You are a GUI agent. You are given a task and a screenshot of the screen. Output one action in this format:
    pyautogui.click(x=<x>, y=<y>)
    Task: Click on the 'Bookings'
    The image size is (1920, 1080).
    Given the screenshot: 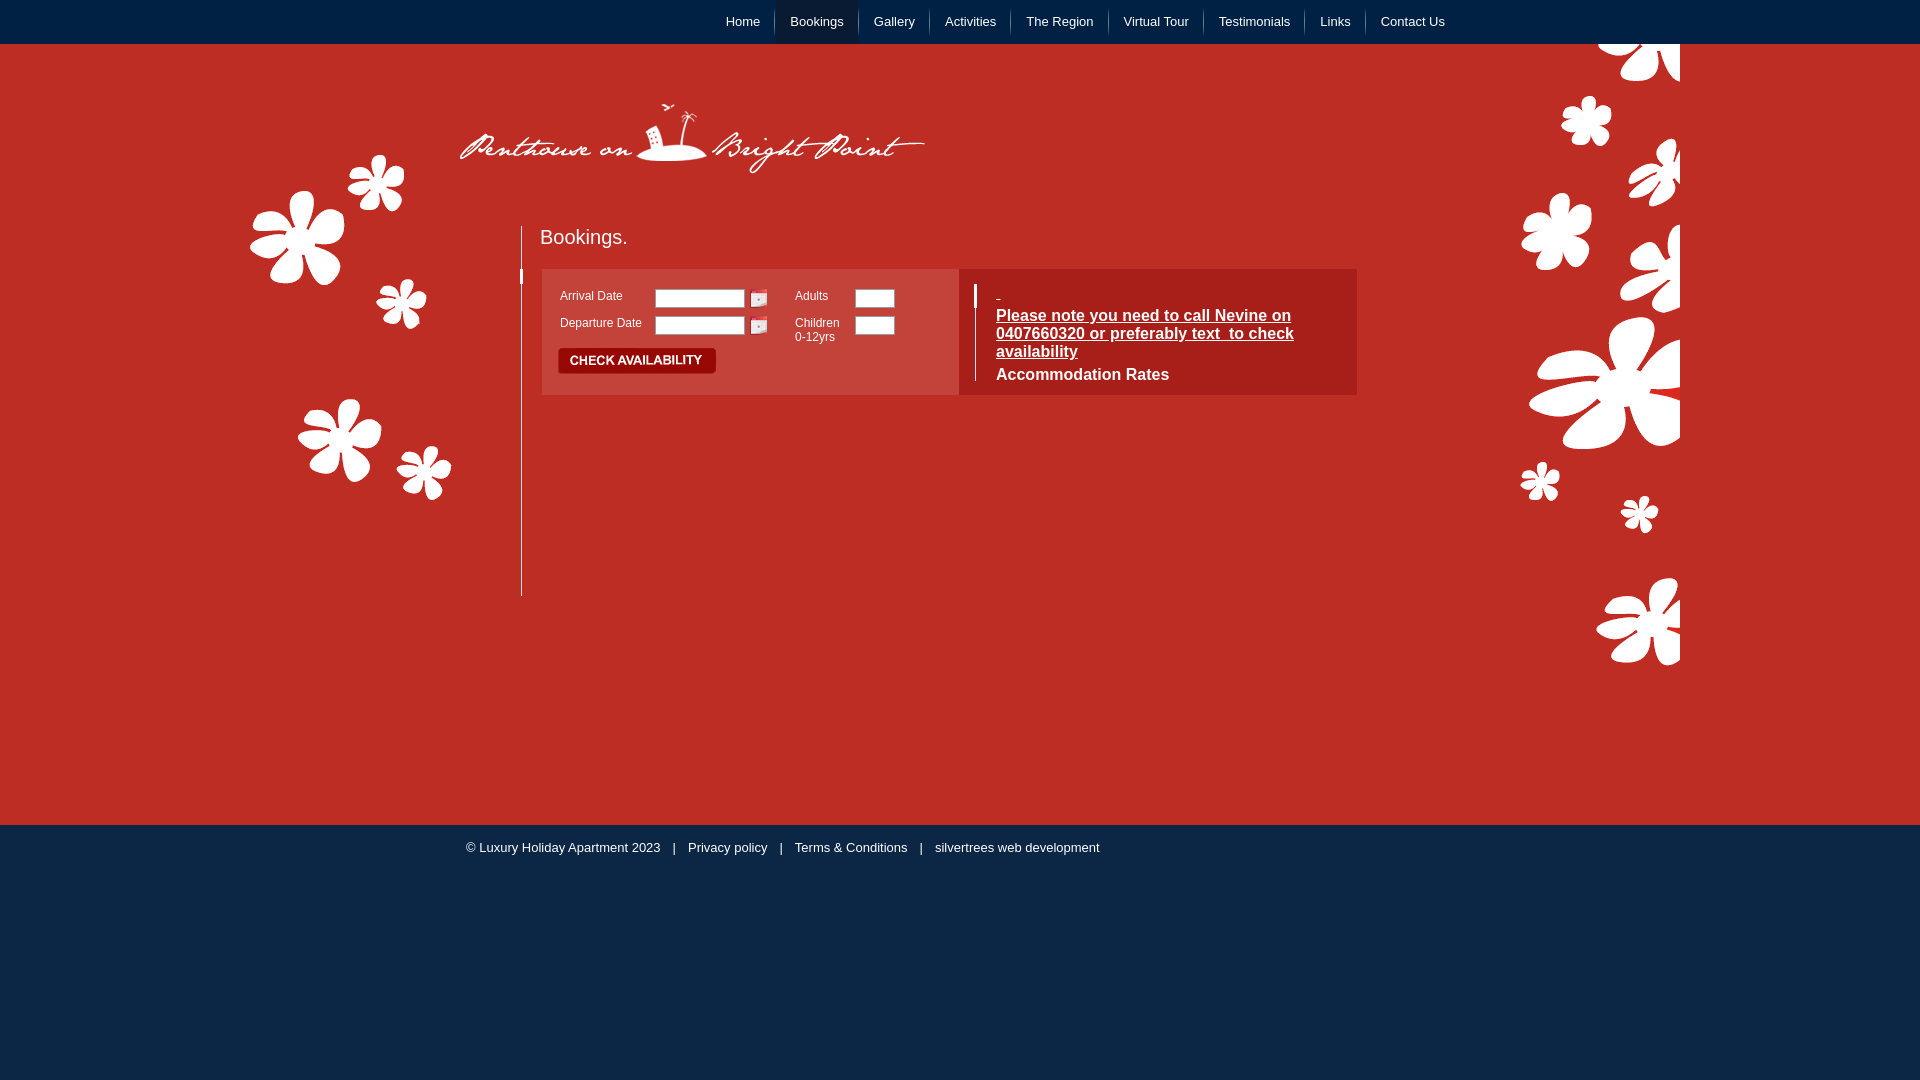 What is the action you would take?
    pyautogui.click(x=816, y=22)
    